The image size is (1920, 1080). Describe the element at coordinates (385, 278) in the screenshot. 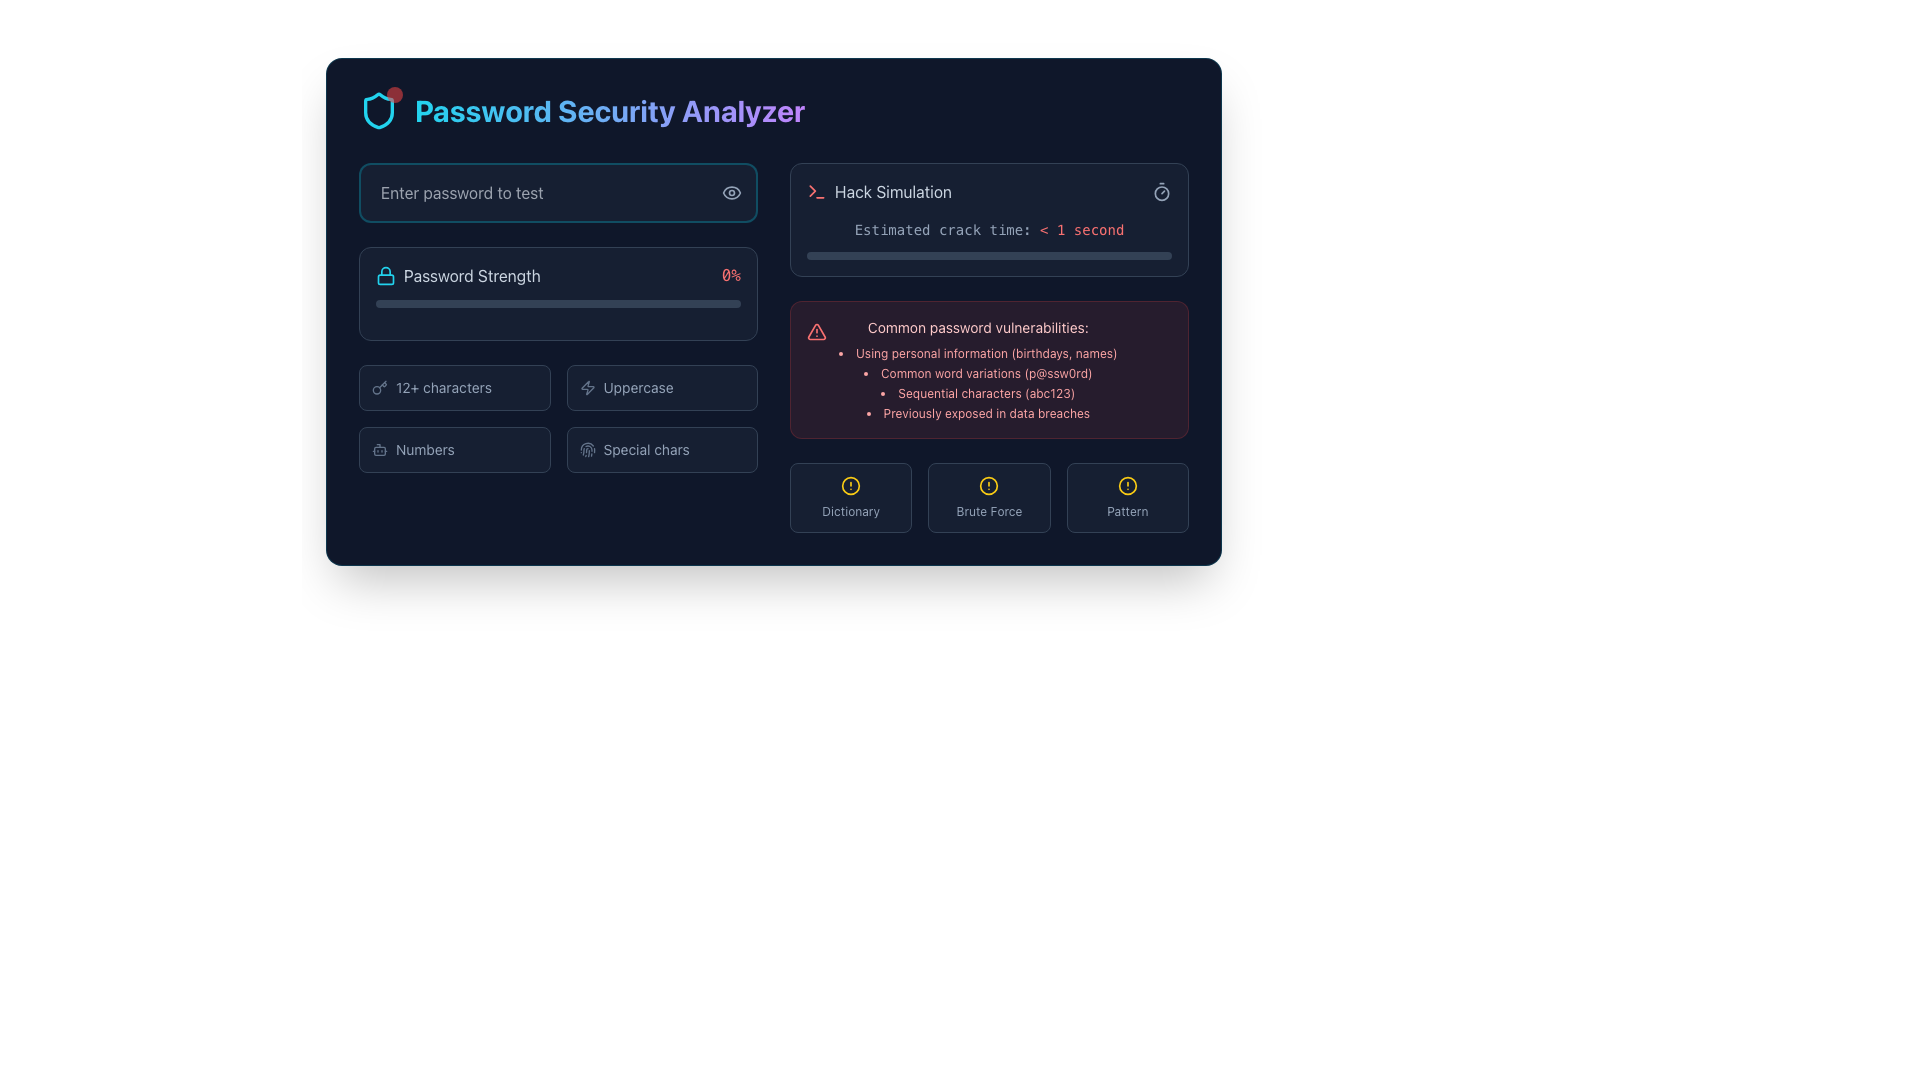

I see `the graphical part of the lock icon that symbolizes security, located to the left of the 'Password Strength' text` at that location.